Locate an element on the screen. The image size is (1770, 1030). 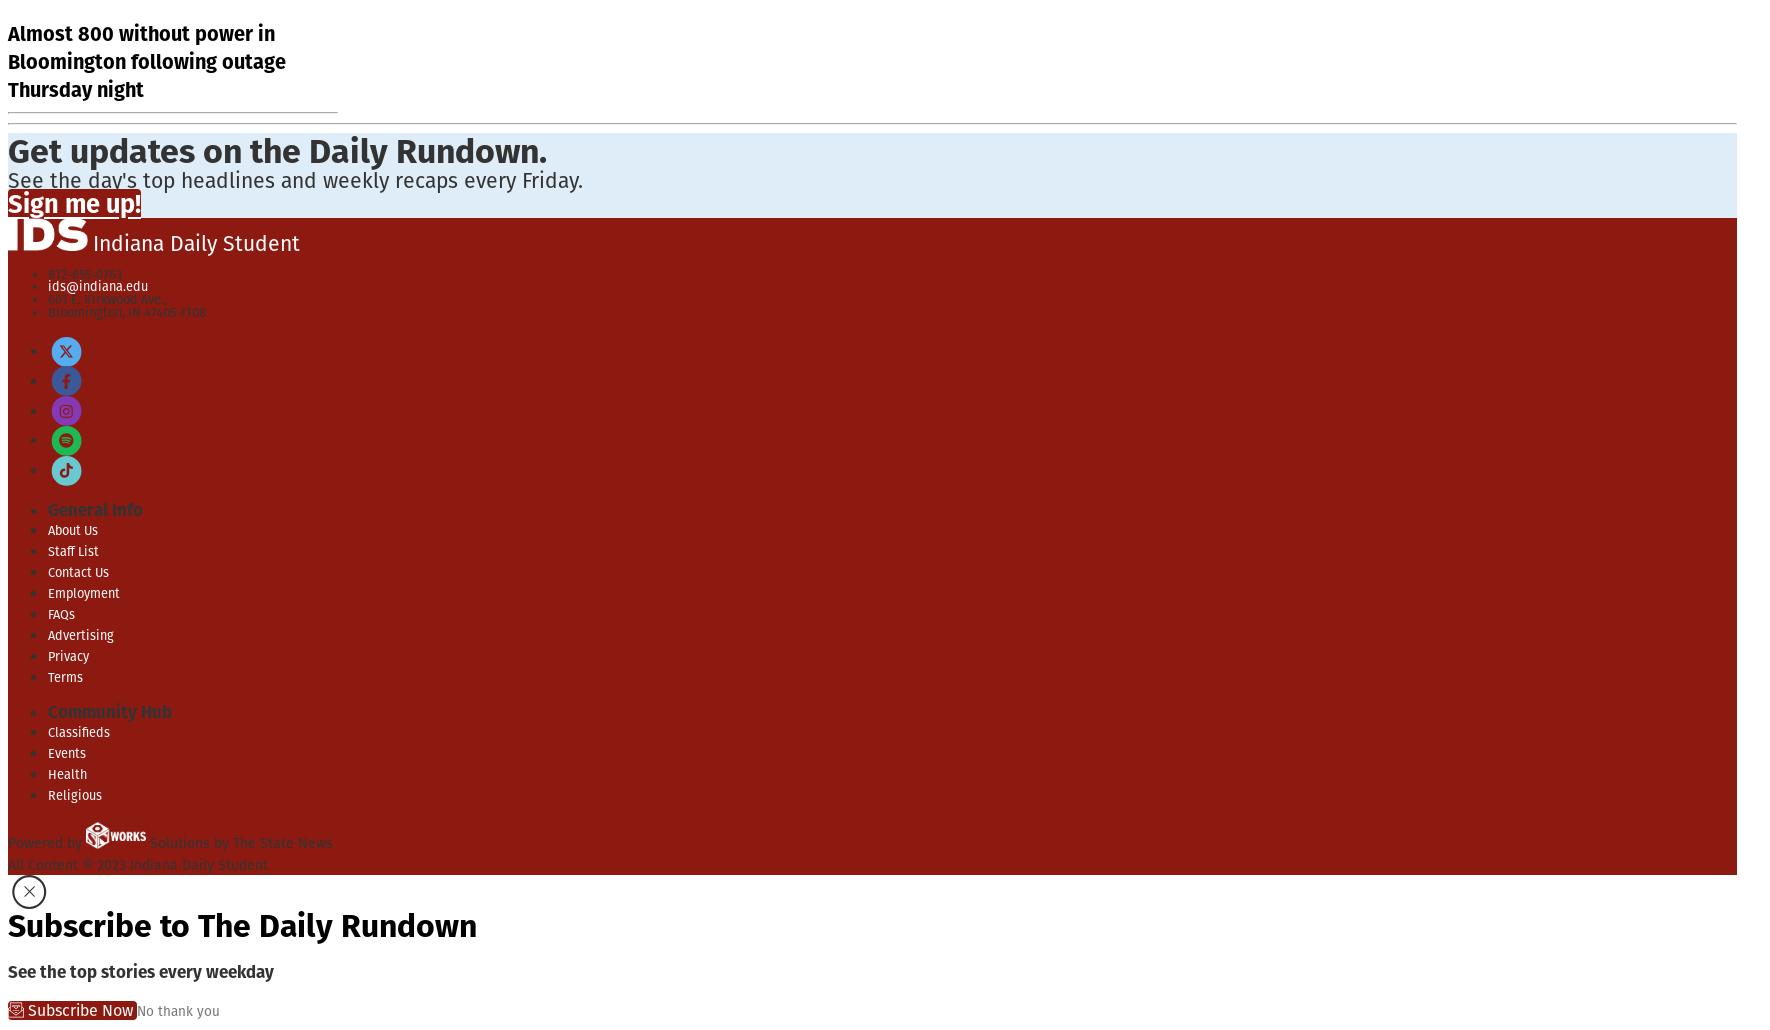
'Sign me up!' is located at coordinates (73, 204).